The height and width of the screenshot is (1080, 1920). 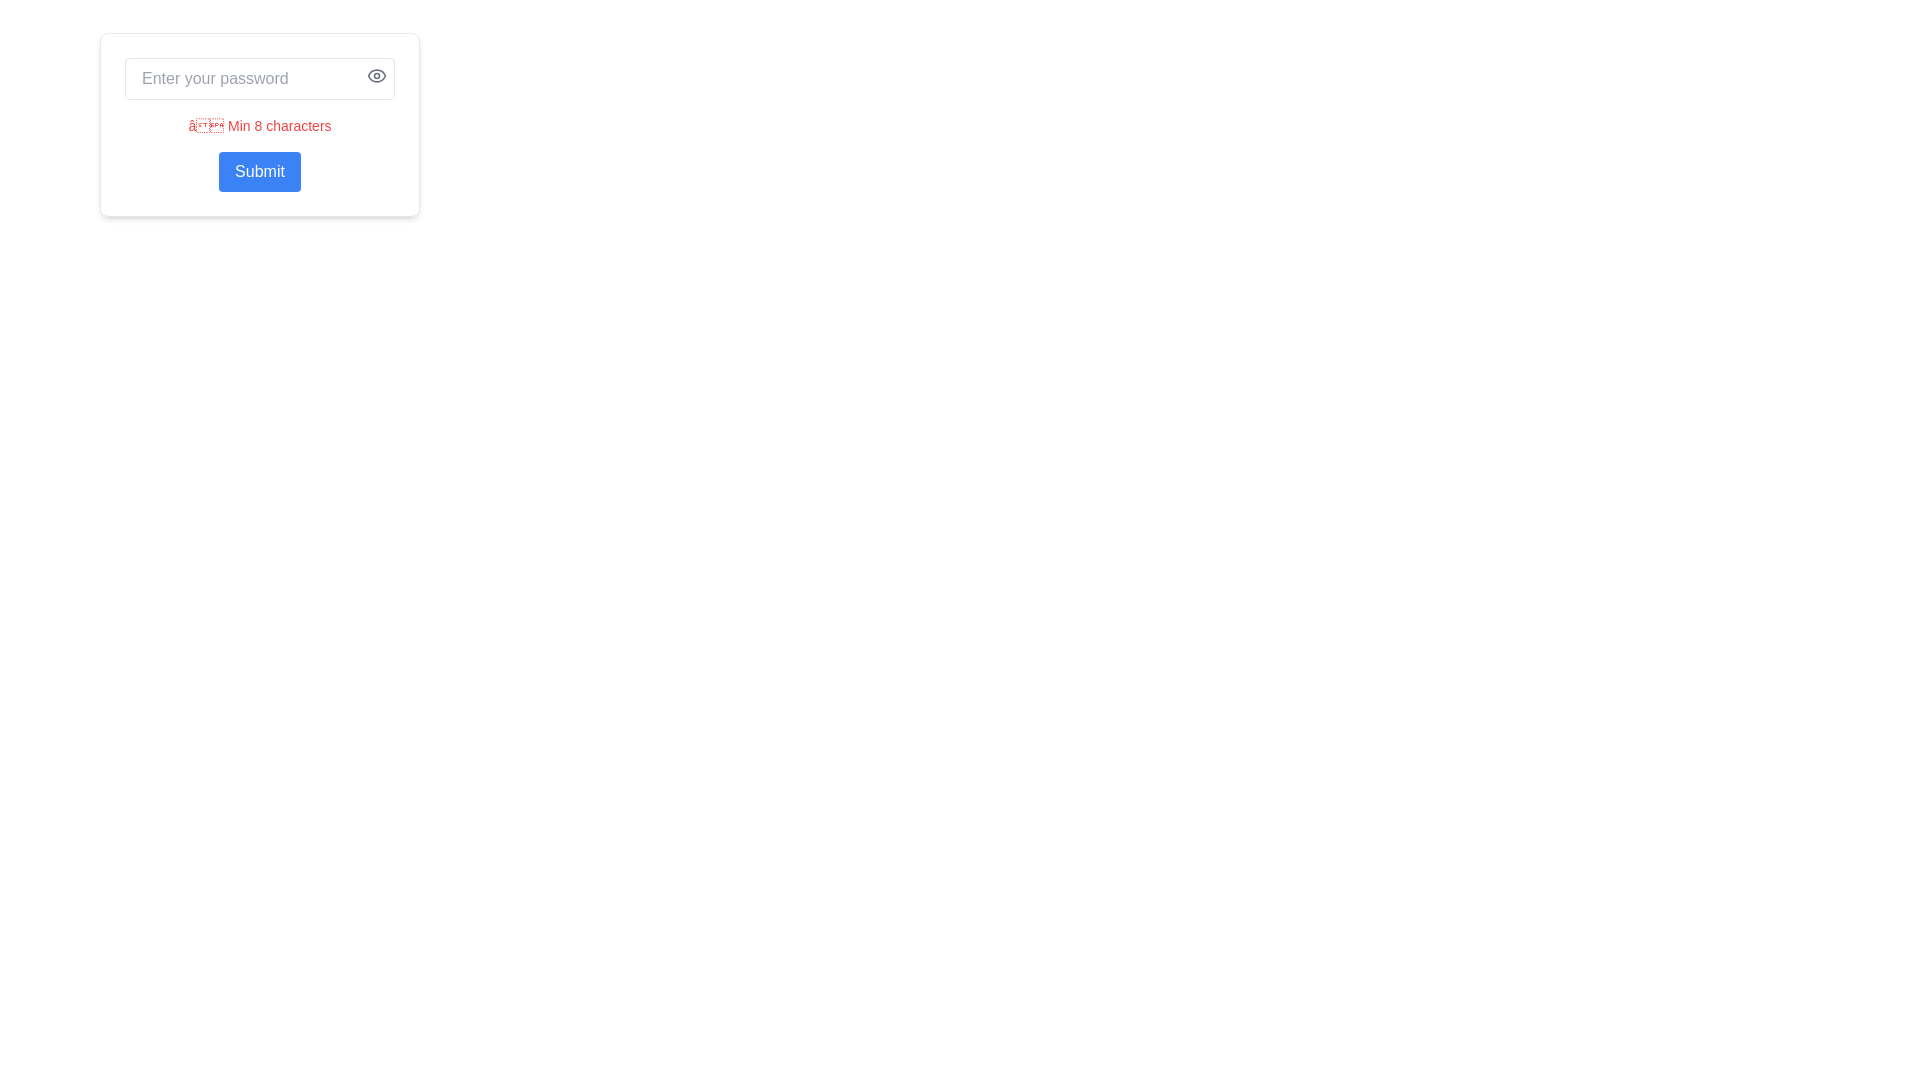 What do you see at coordinates (258, 124) in the screenshot?
I see `the error guidance message text label indicating the password requirement, which is located below the password input field and above the submit button` at bounding box center [258, 124].